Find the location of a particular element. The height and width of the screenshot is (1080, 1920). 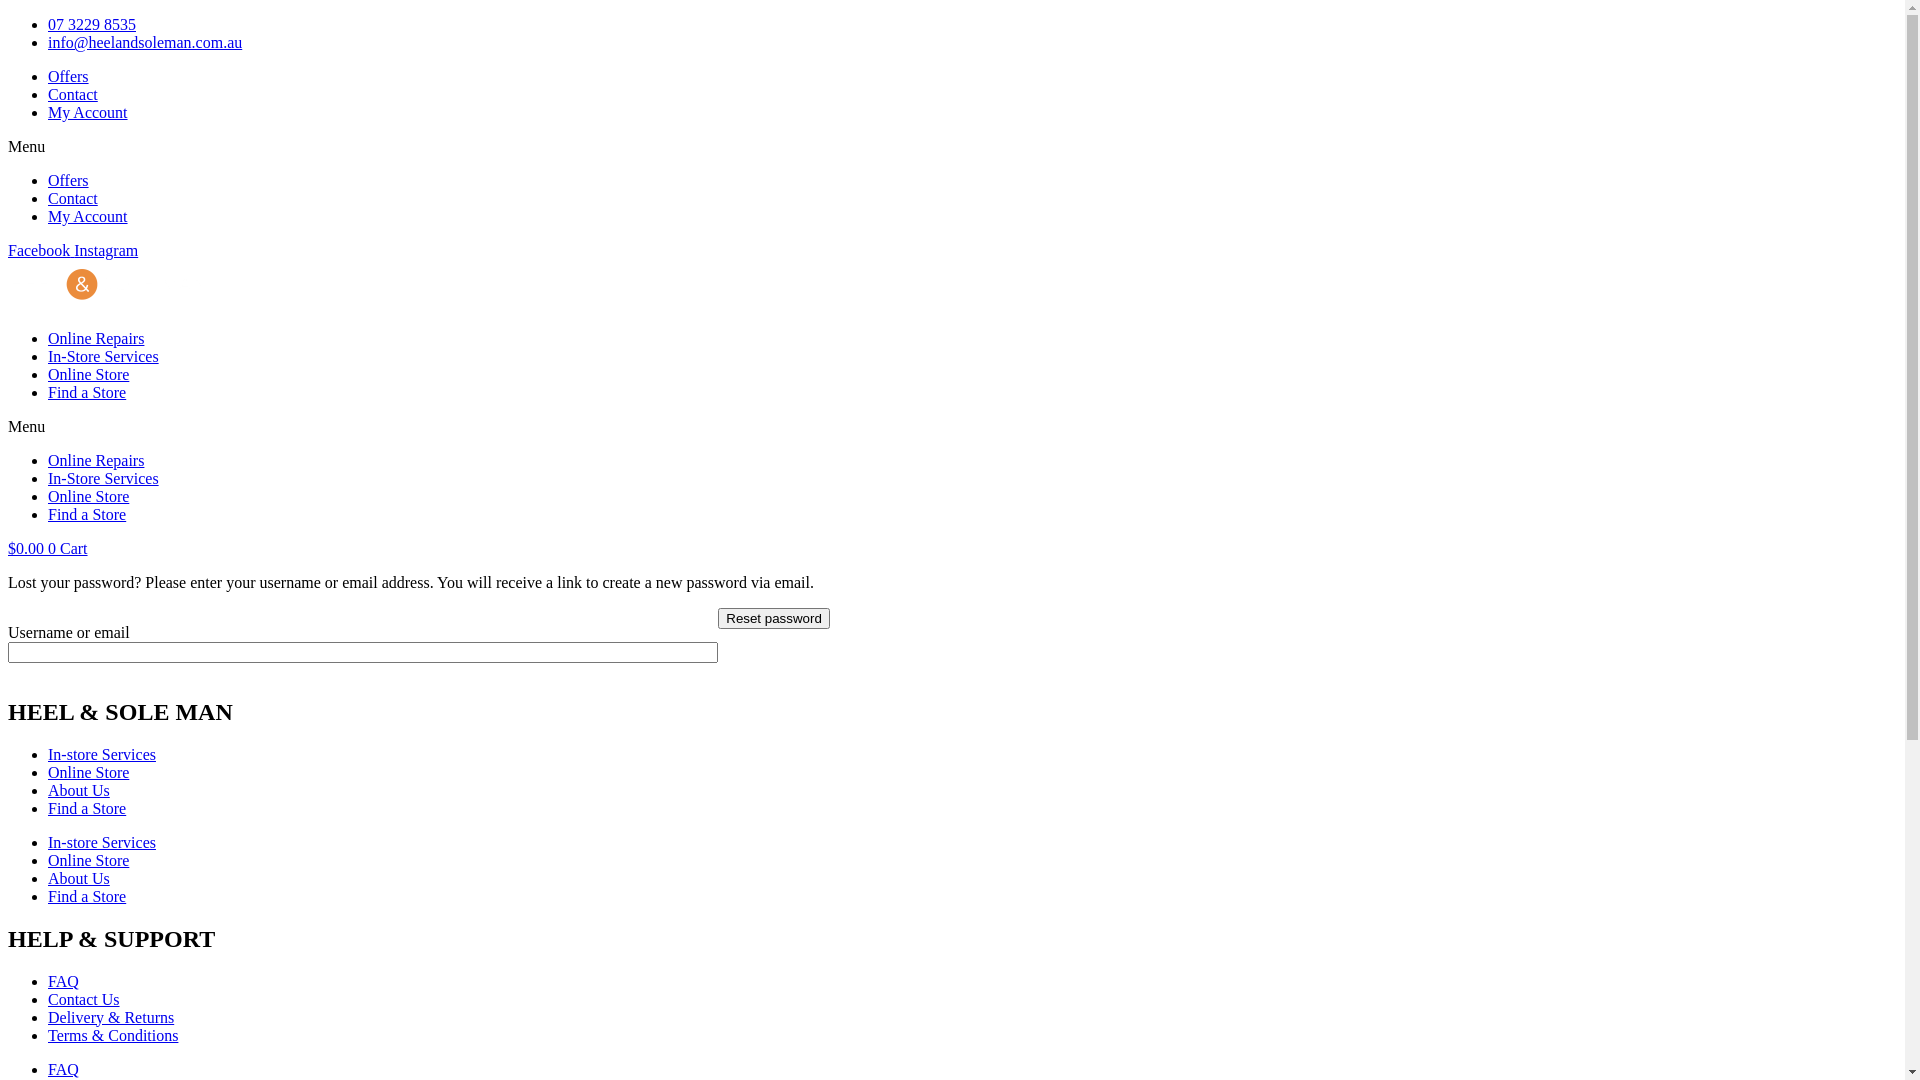

'Offers' is located at coordinates (48, 75).